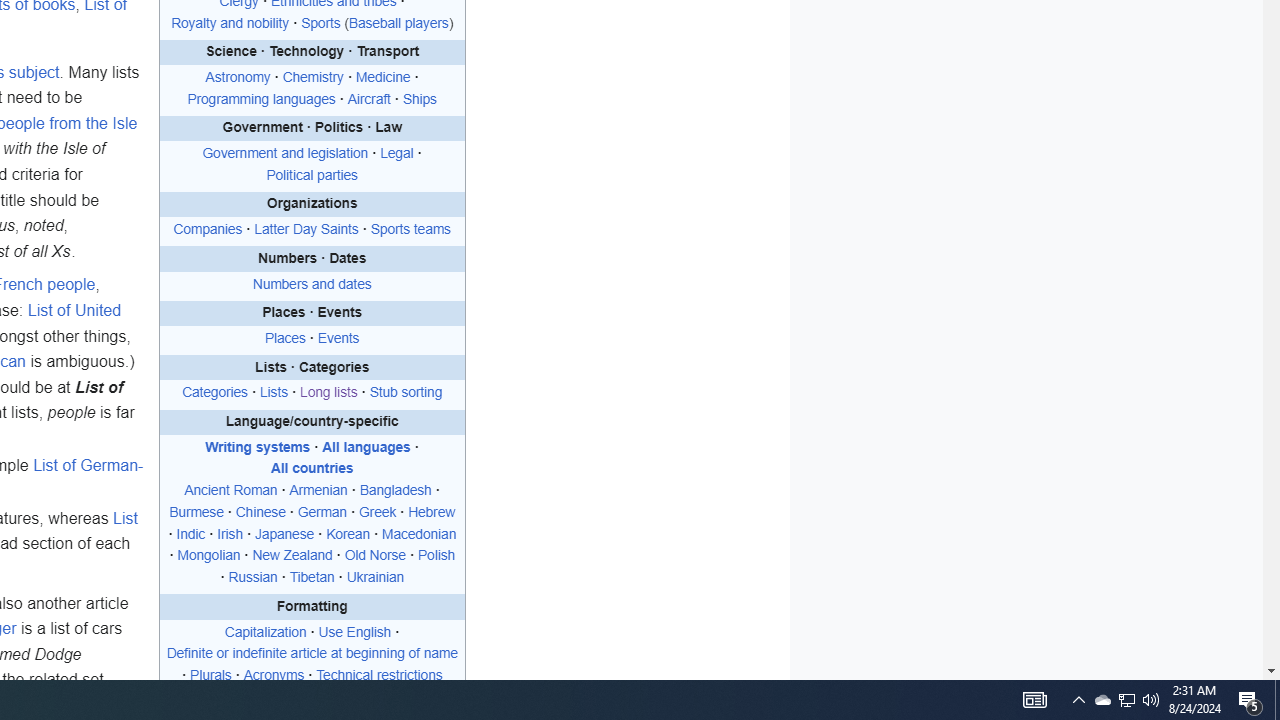 The height and width of the screenshot is (720, 1280). Describe the element at coordinates (317, 491) in the screenshot. I see `'Armenian'` at that location.